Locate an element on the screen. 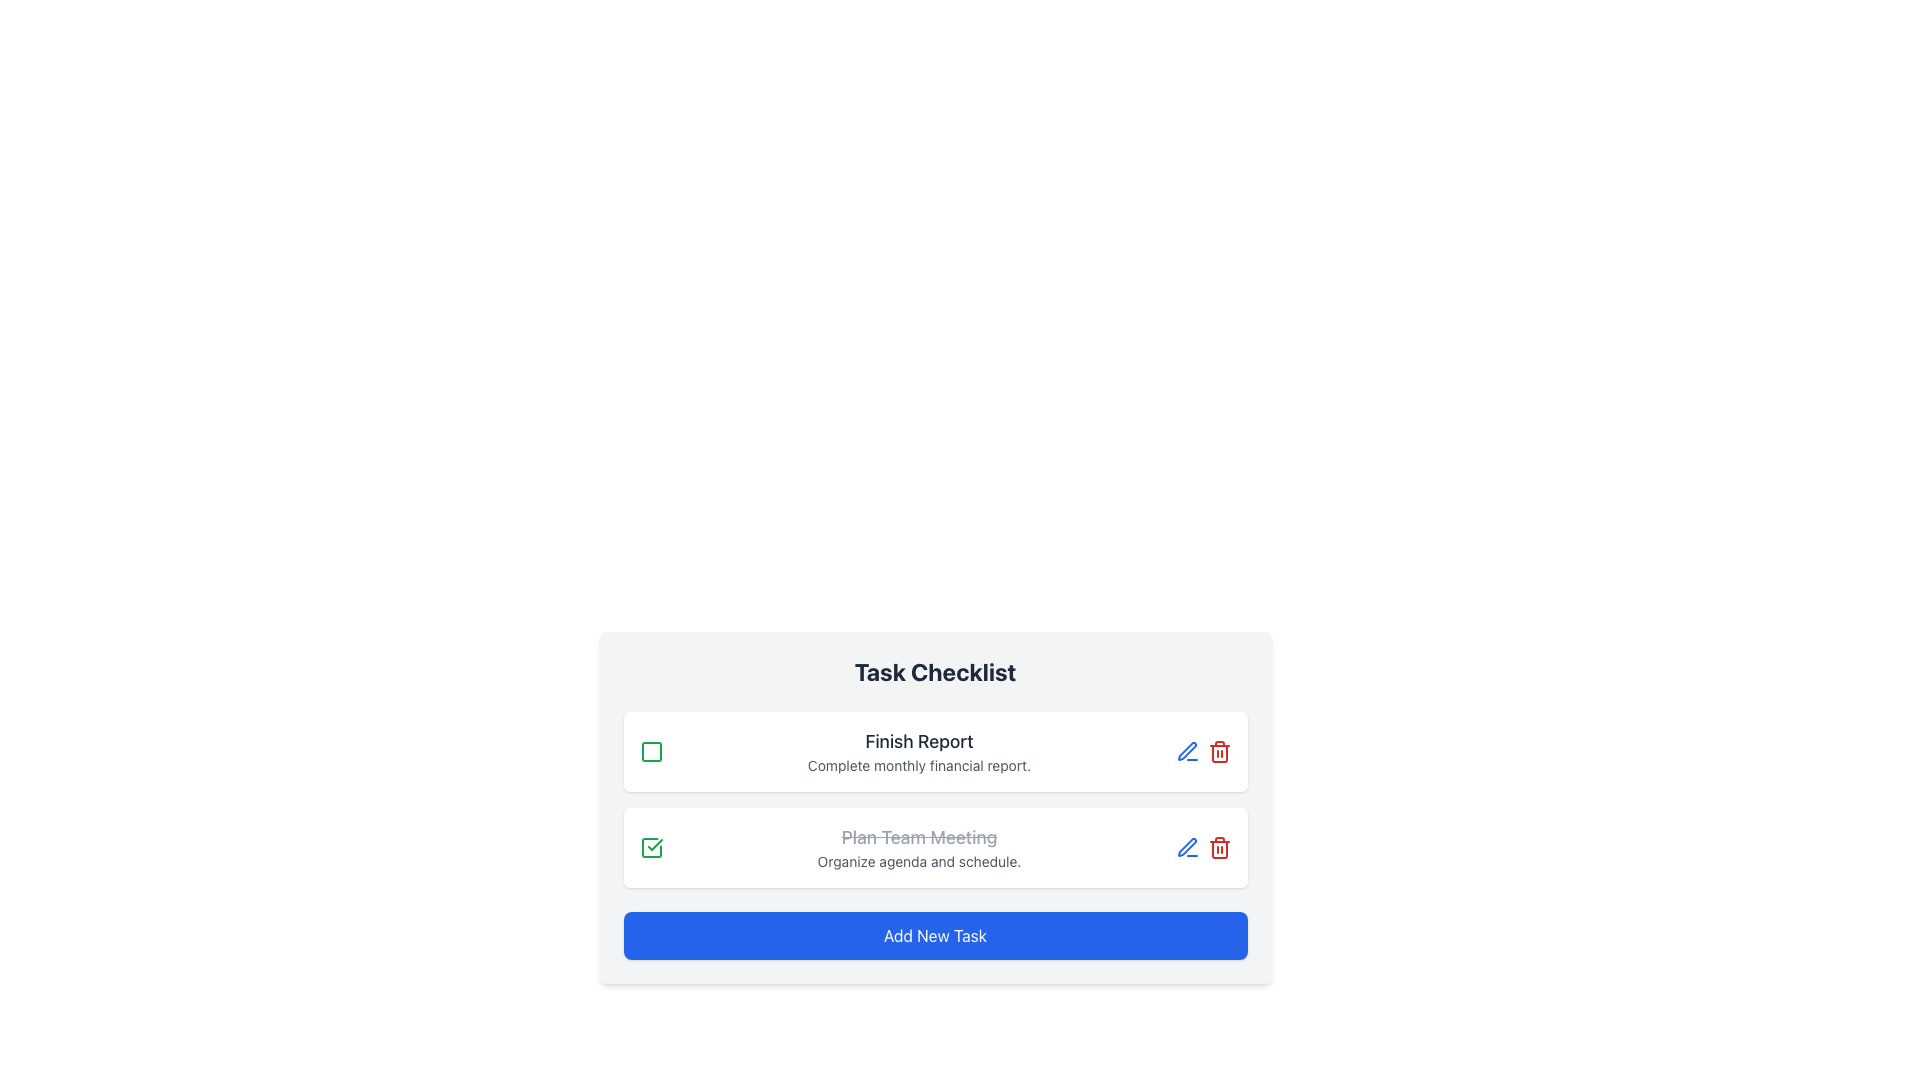 The image size is (1920, 1080). the edit icon represented by a pen-shaped icon located adjacent to the second task entry in the checklist is located at coordinates (1186, 751).